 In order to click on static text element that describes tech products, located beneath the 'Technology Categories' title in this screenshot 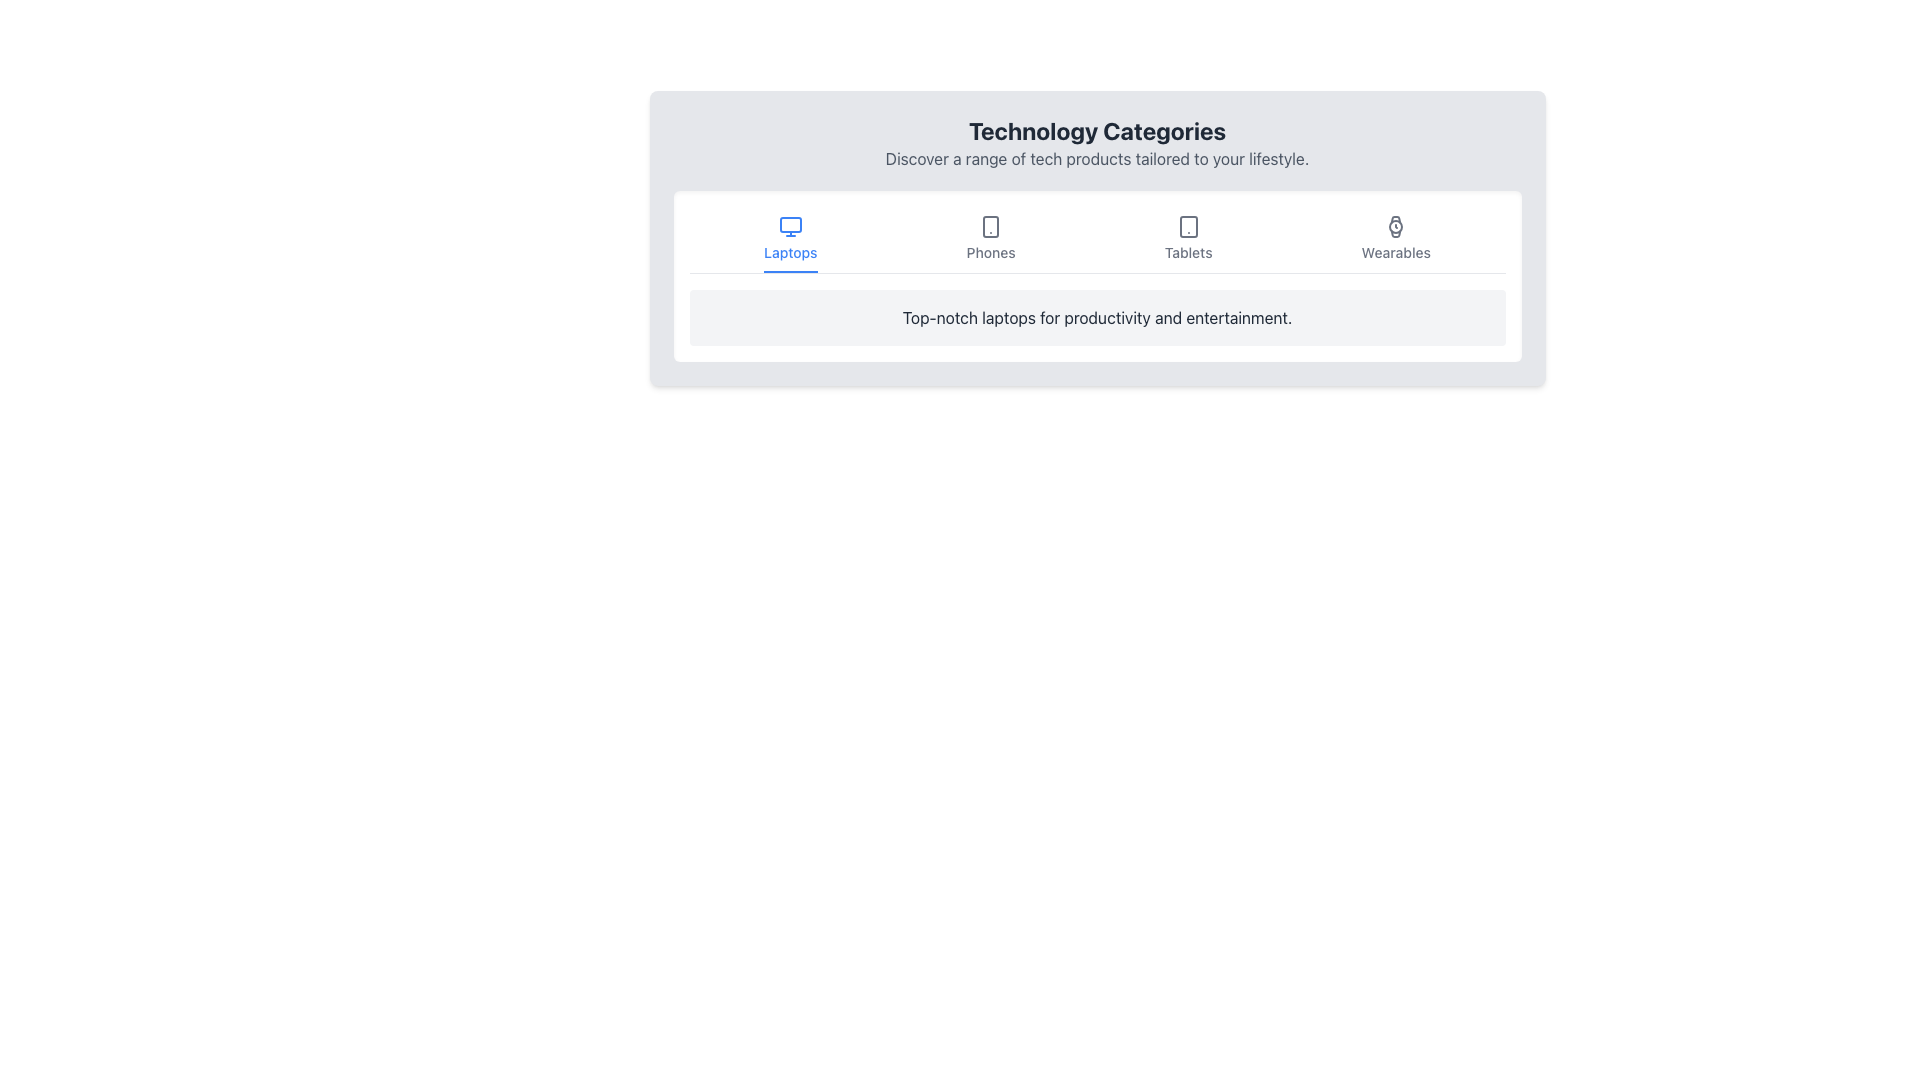, I will do `click(1096, 157)`.